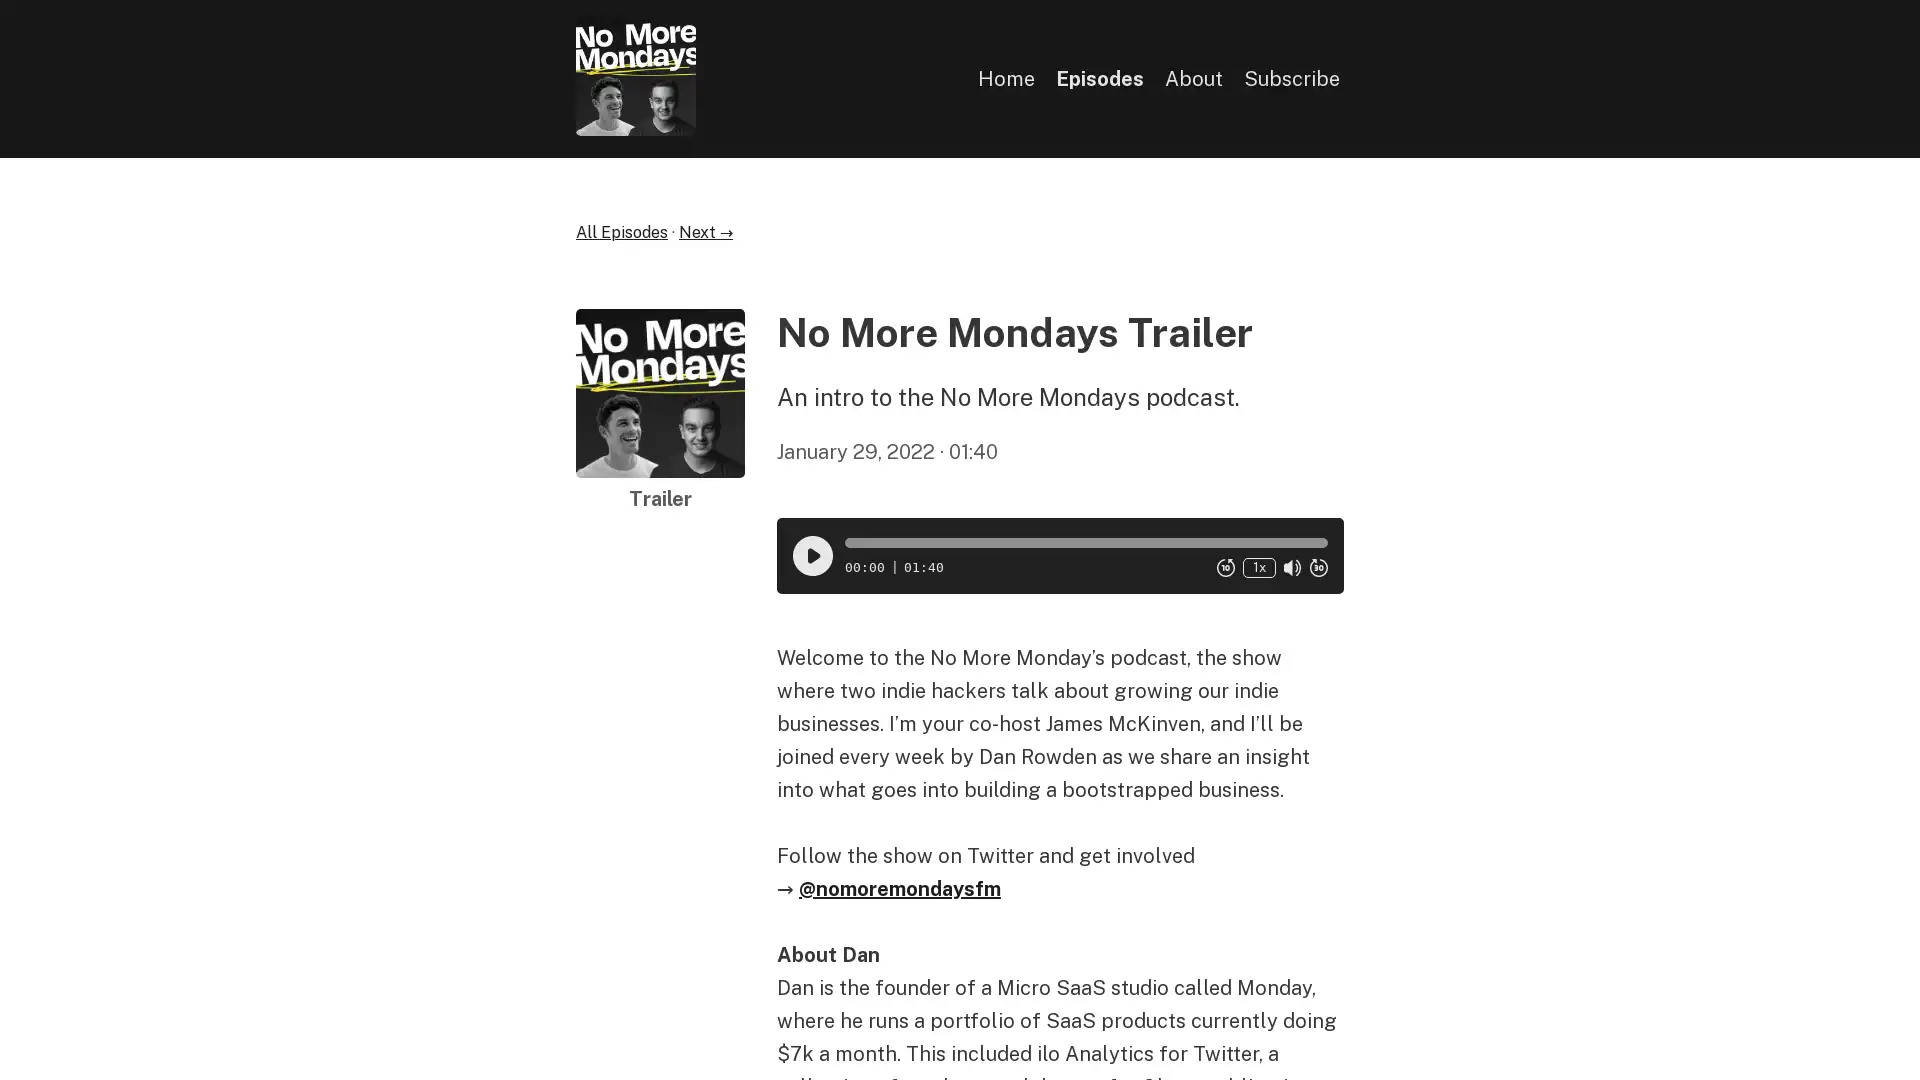  What do you see at coordinates (1291, 567) in the screenshot?
I see `volume` at bounding box center [1291, 567].